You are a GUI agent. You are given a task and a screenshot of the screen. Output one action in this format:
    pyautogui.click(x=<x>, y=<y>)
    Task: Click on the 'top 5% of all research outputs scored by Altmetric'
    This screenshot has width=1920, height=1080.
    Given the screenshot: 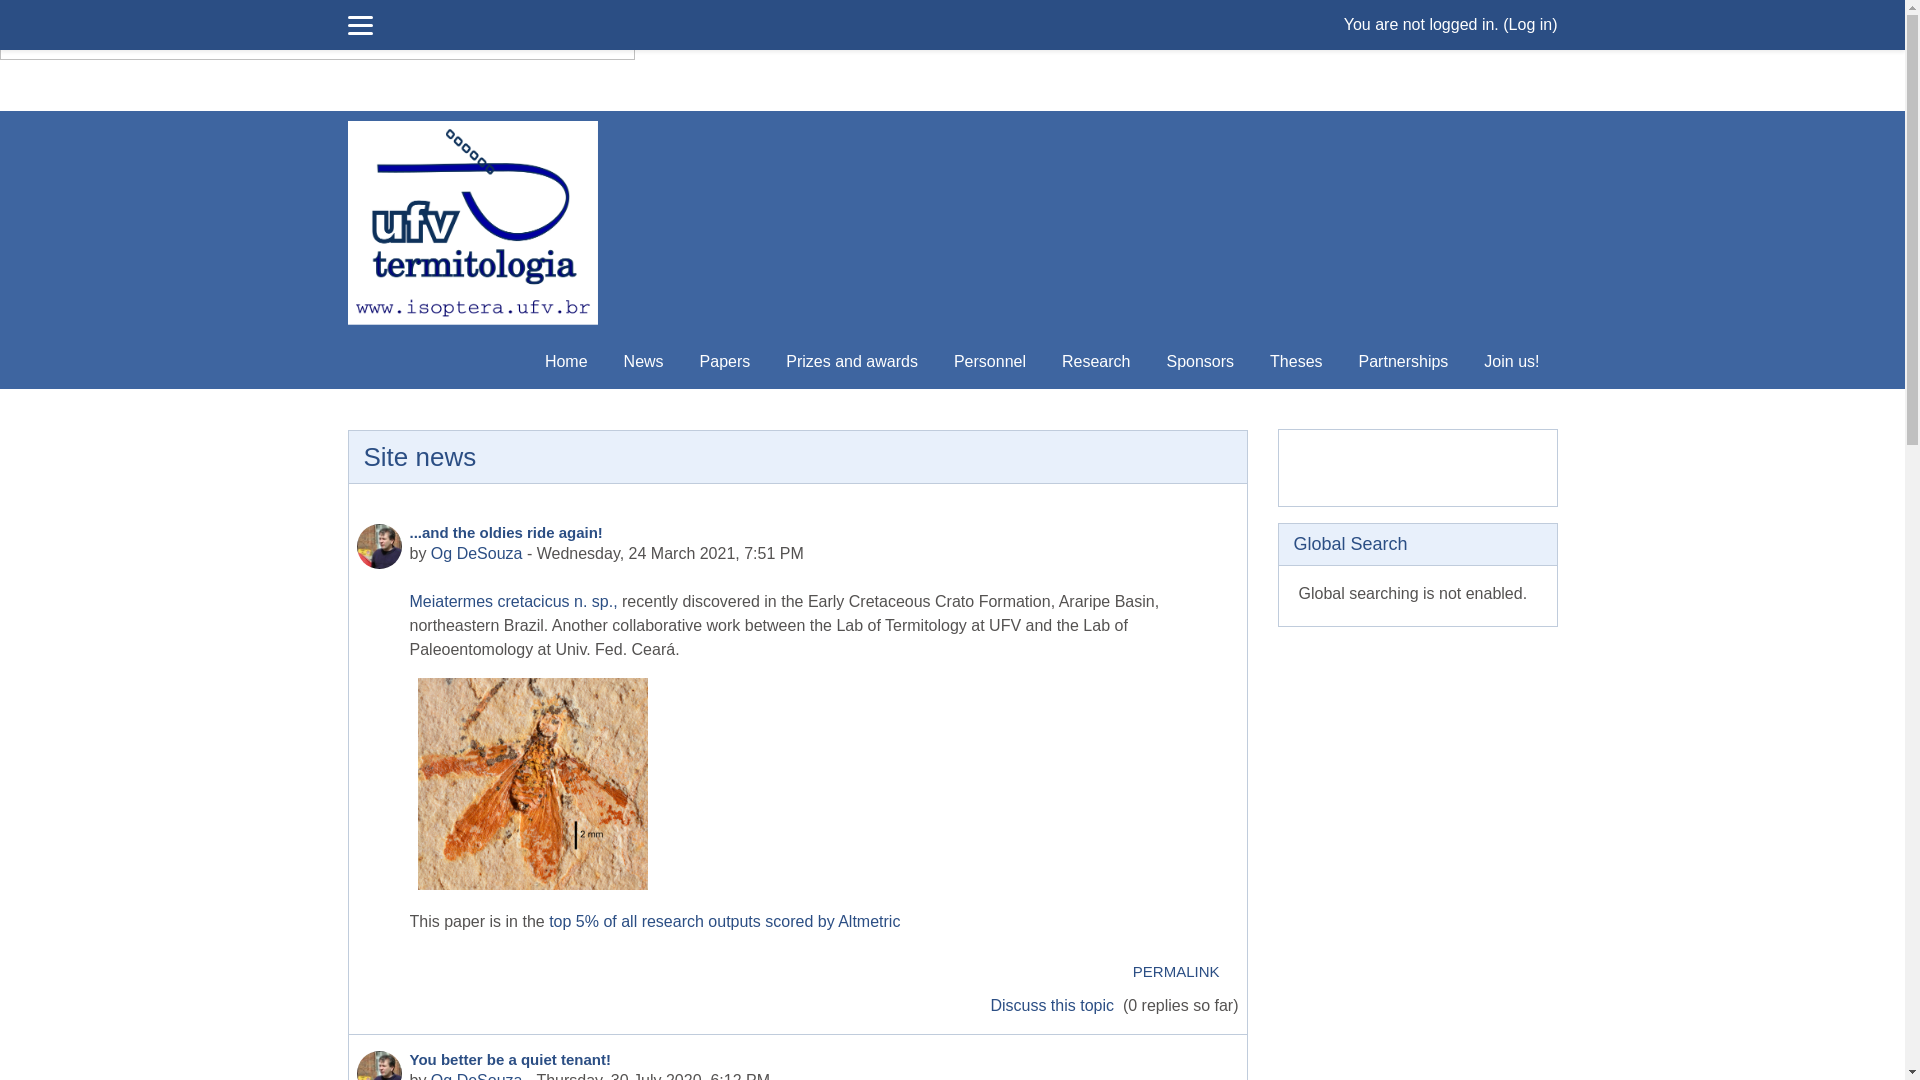 What is the action you would take?
    pyautogui.click(x=722, y=921)
    